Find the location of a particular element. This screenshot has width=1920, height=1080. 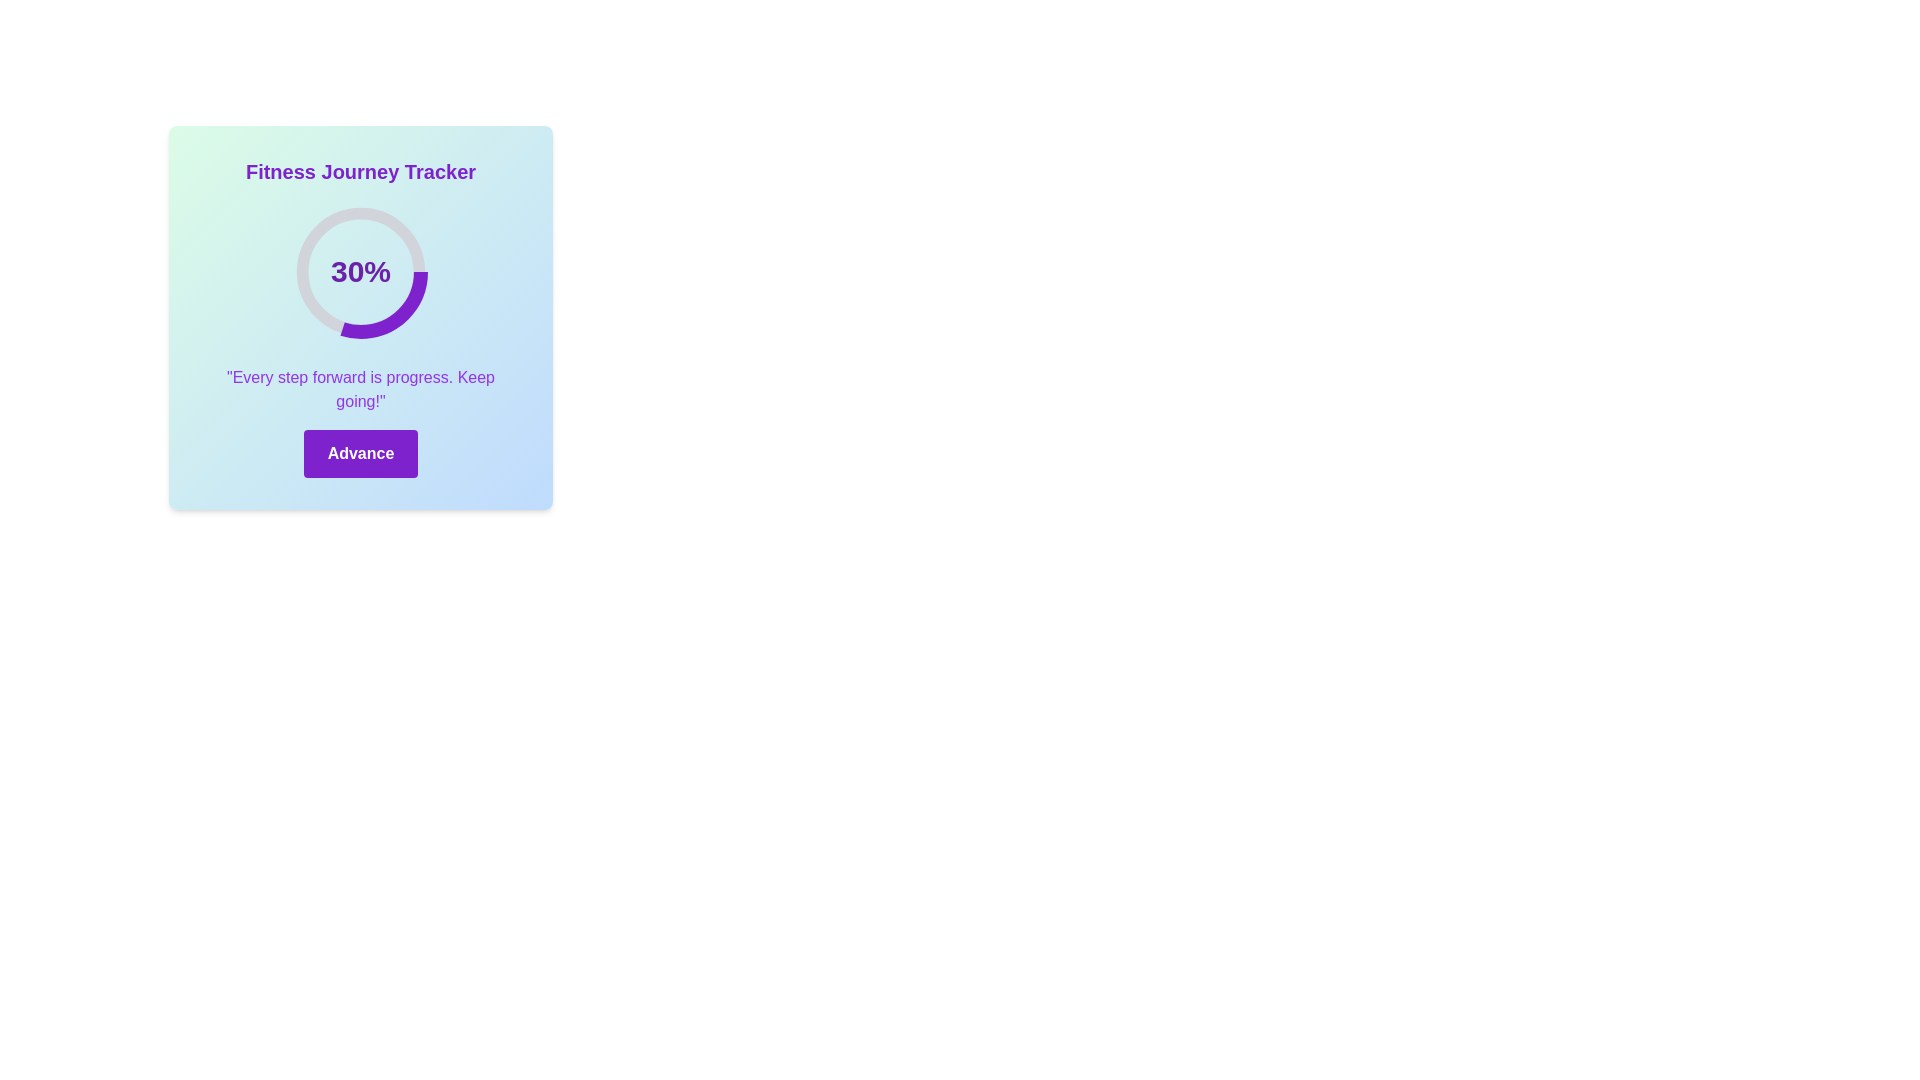

text content of the Circular progress indicator, which visually represents a 30% completion level within the 'Fitness Journey Tracker' card is located at coordinates (360, 272).